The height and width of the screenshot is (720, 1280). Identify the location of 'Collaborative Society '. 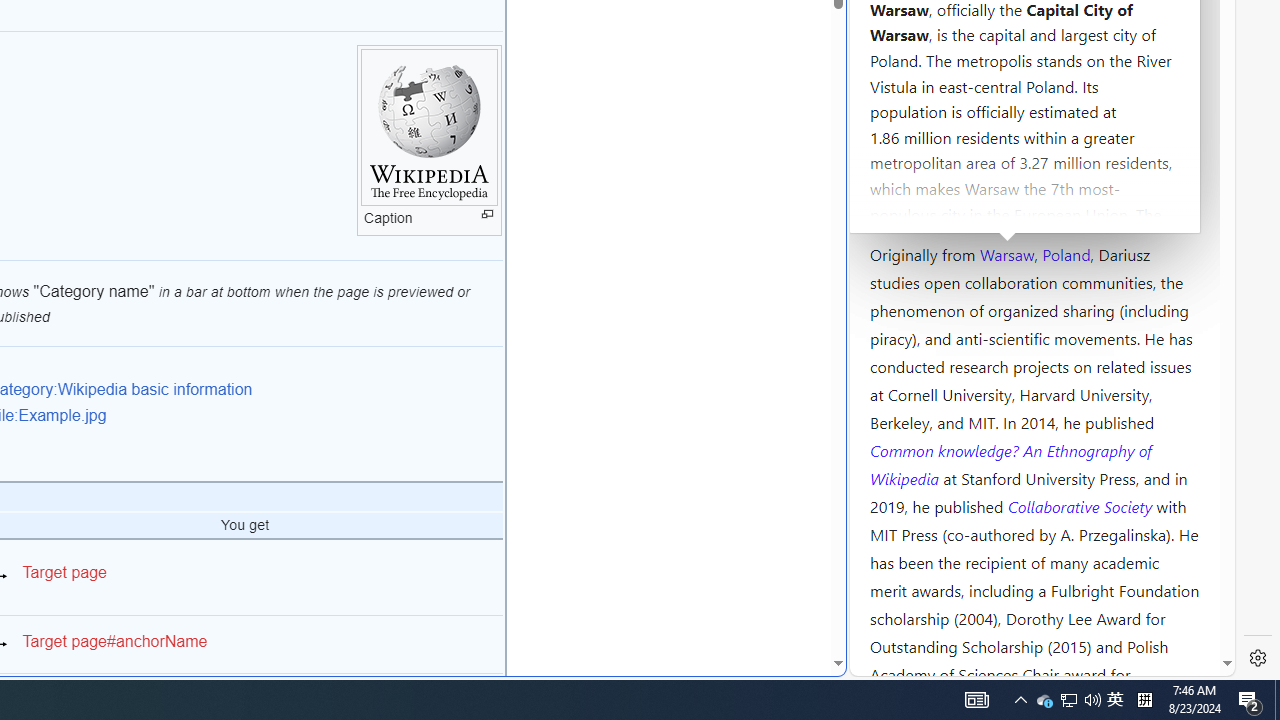
(1081, 504).